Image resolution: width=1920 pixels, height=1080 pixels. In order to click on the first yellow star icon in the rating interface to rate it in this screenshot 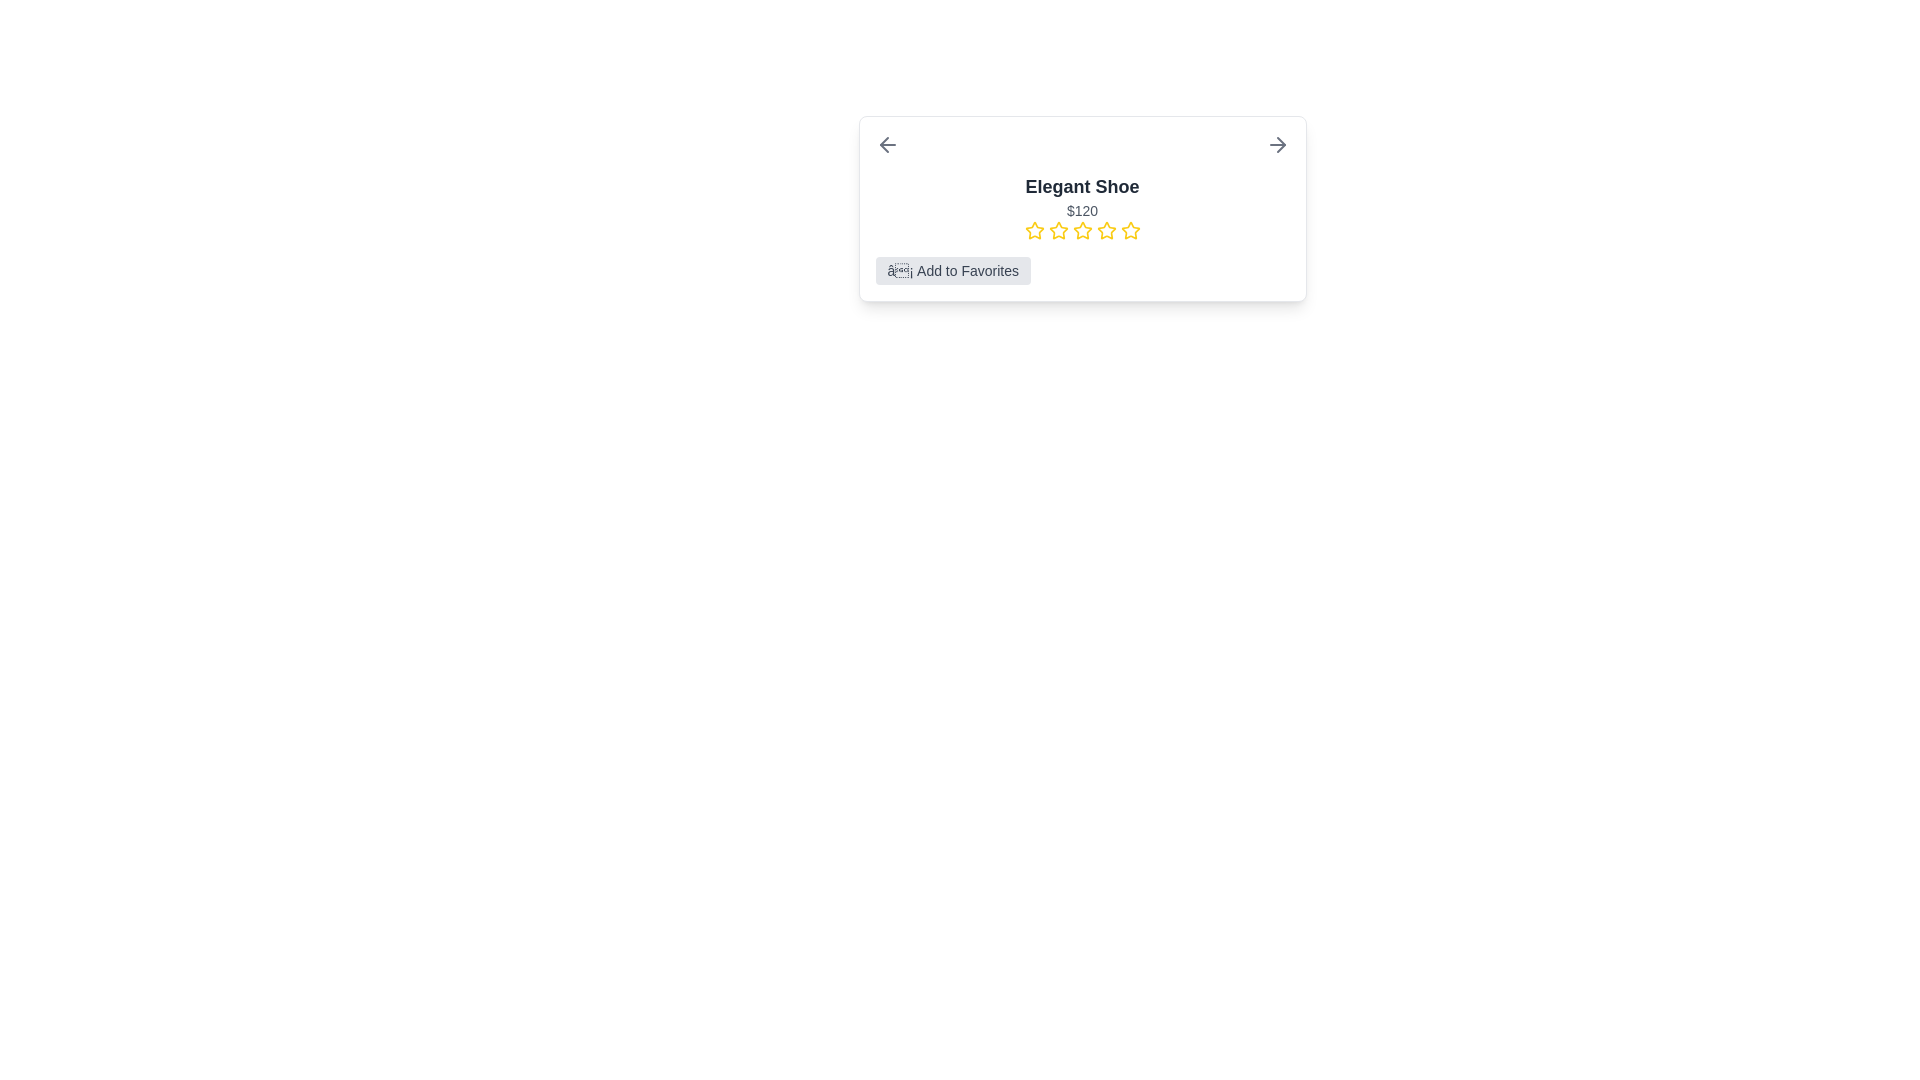, I will do `click(1034, 230)`.